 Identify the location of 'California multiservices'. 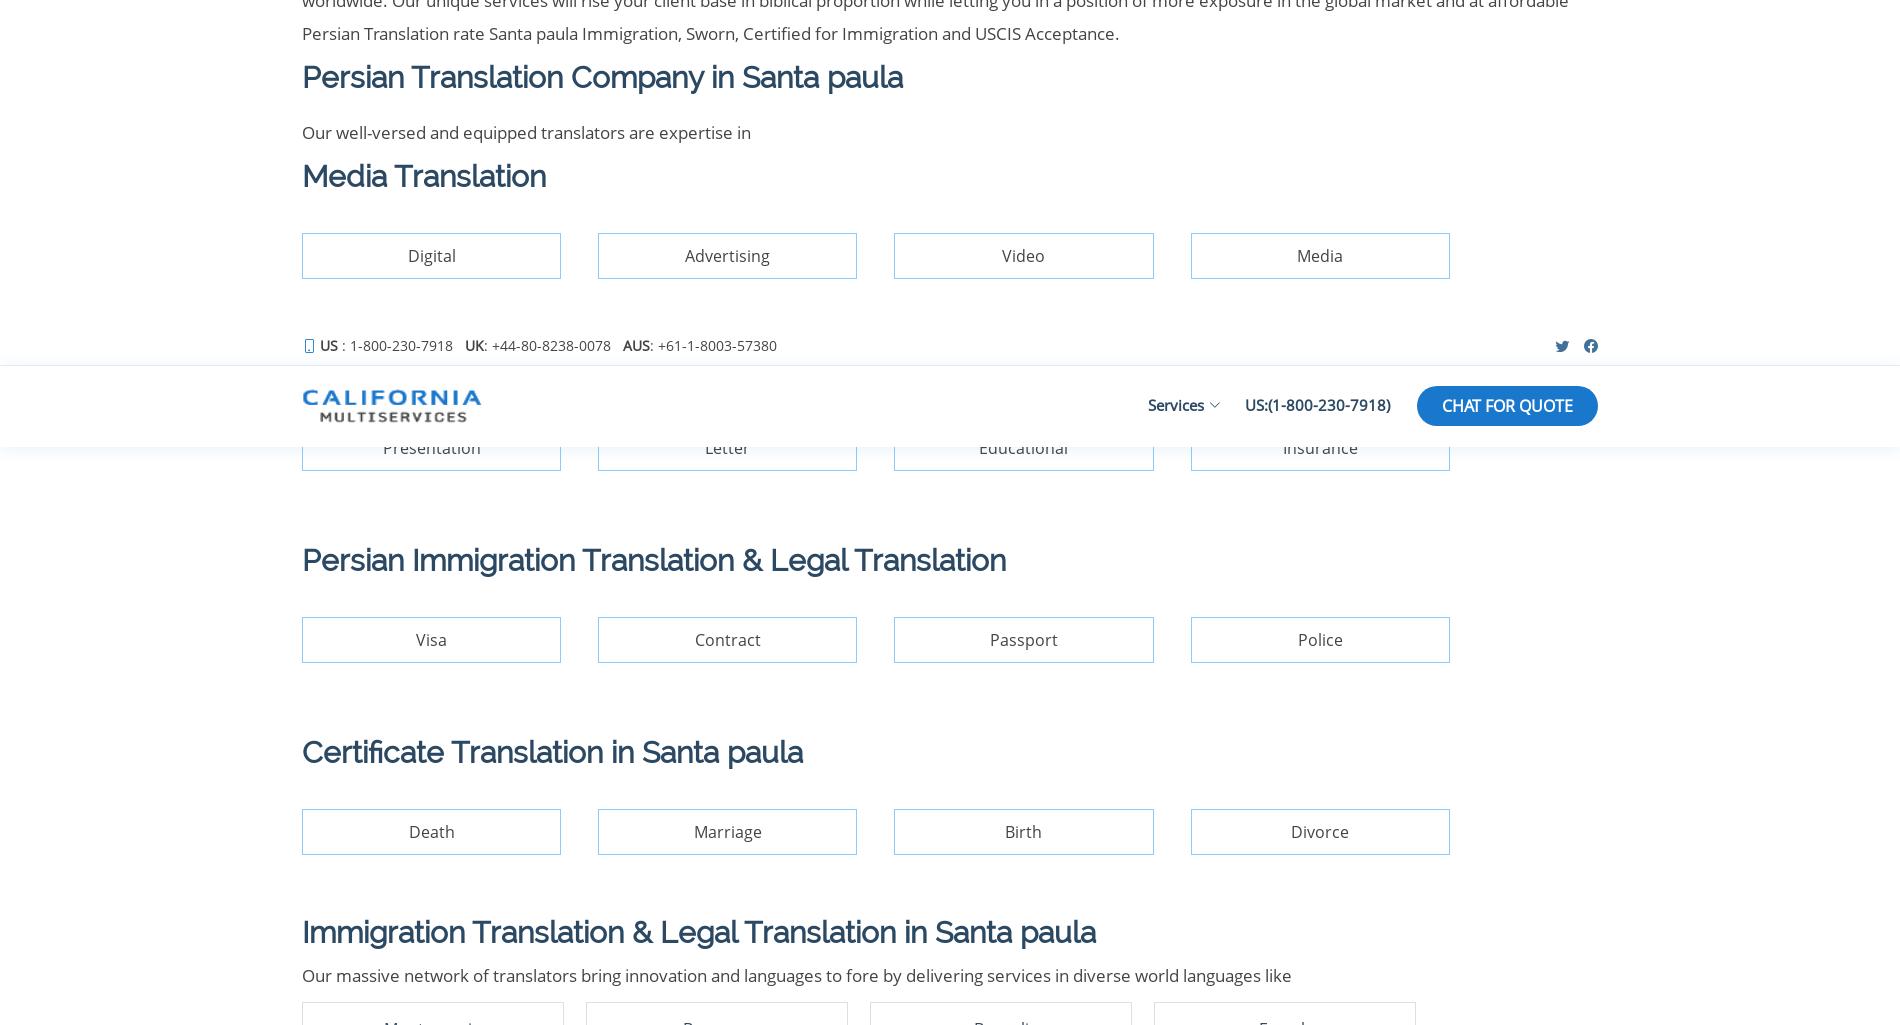
(493, 623).